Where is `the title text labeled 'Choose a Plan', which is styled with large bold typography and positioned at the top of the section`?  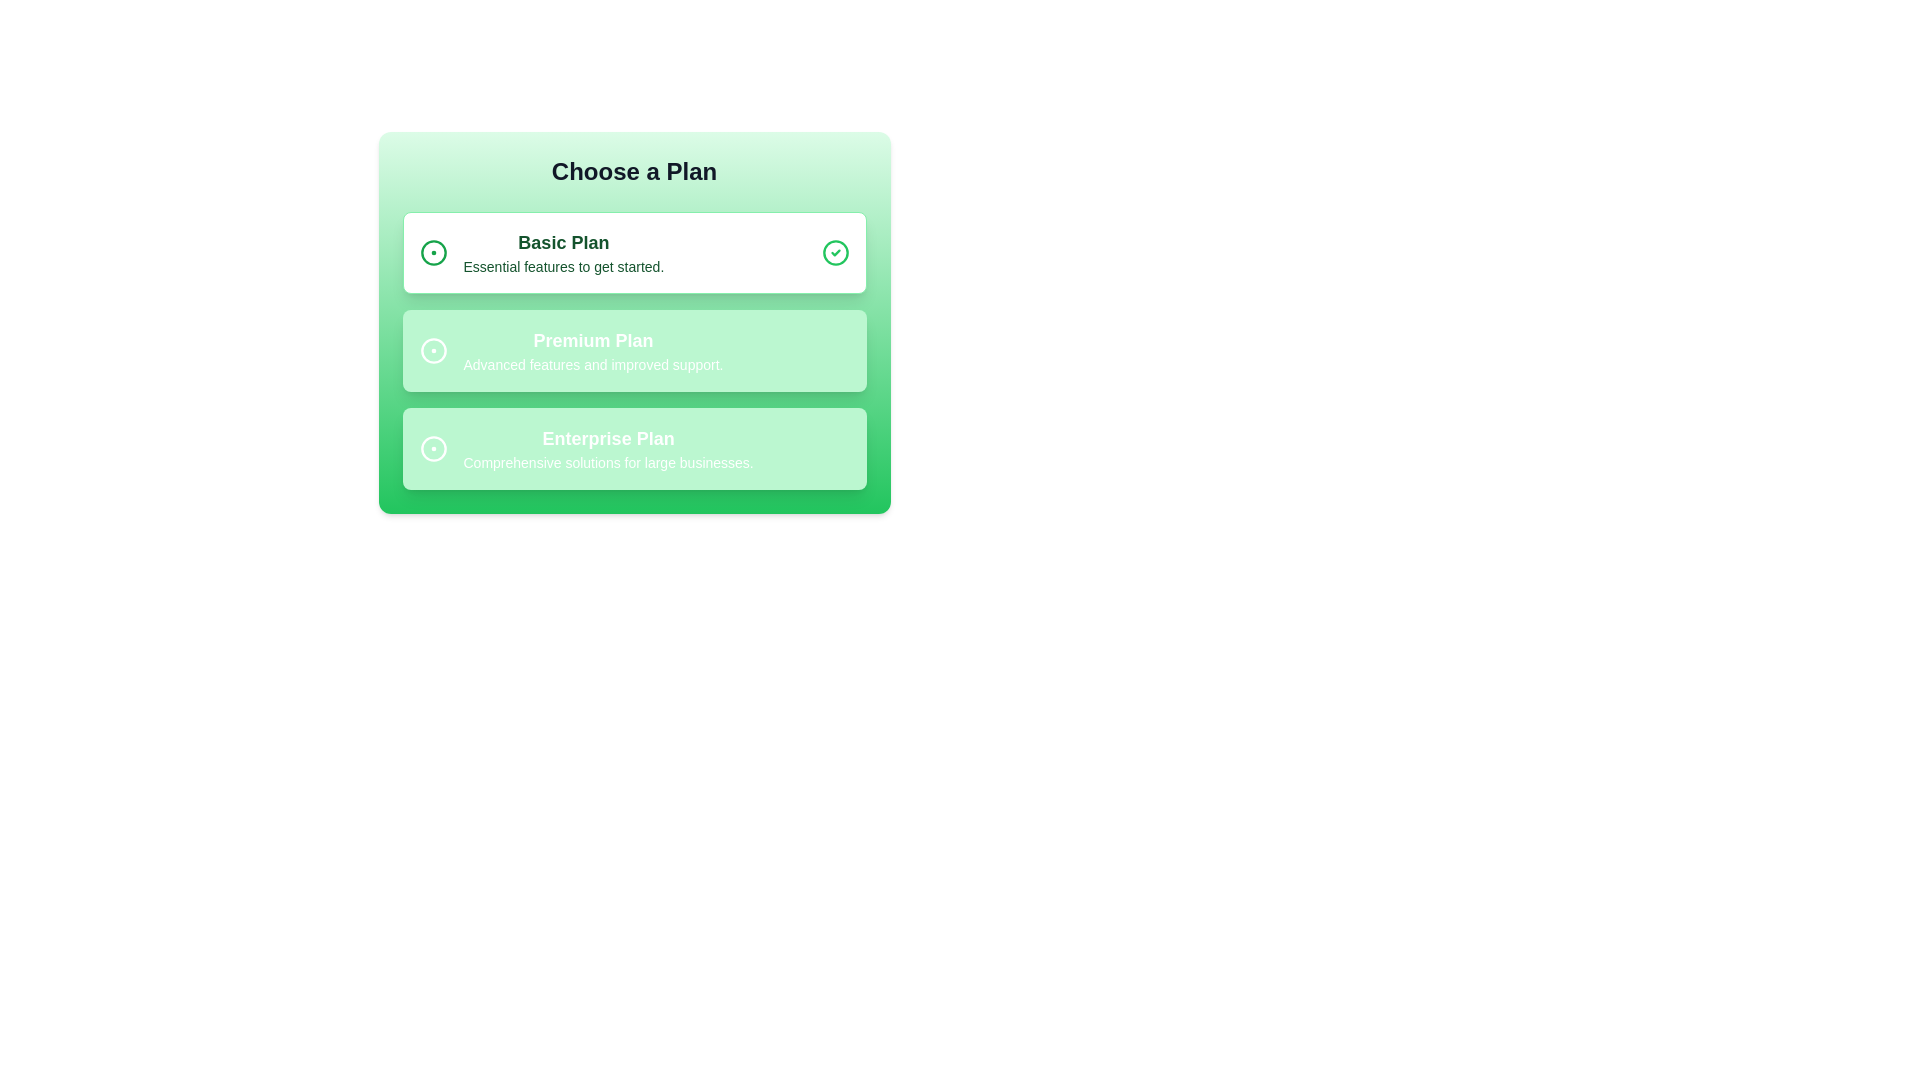 the title text labeled 'Choose a Plan', which is styled with large bold typography and positioned at the top of the section is located at coordinates (633, 171).